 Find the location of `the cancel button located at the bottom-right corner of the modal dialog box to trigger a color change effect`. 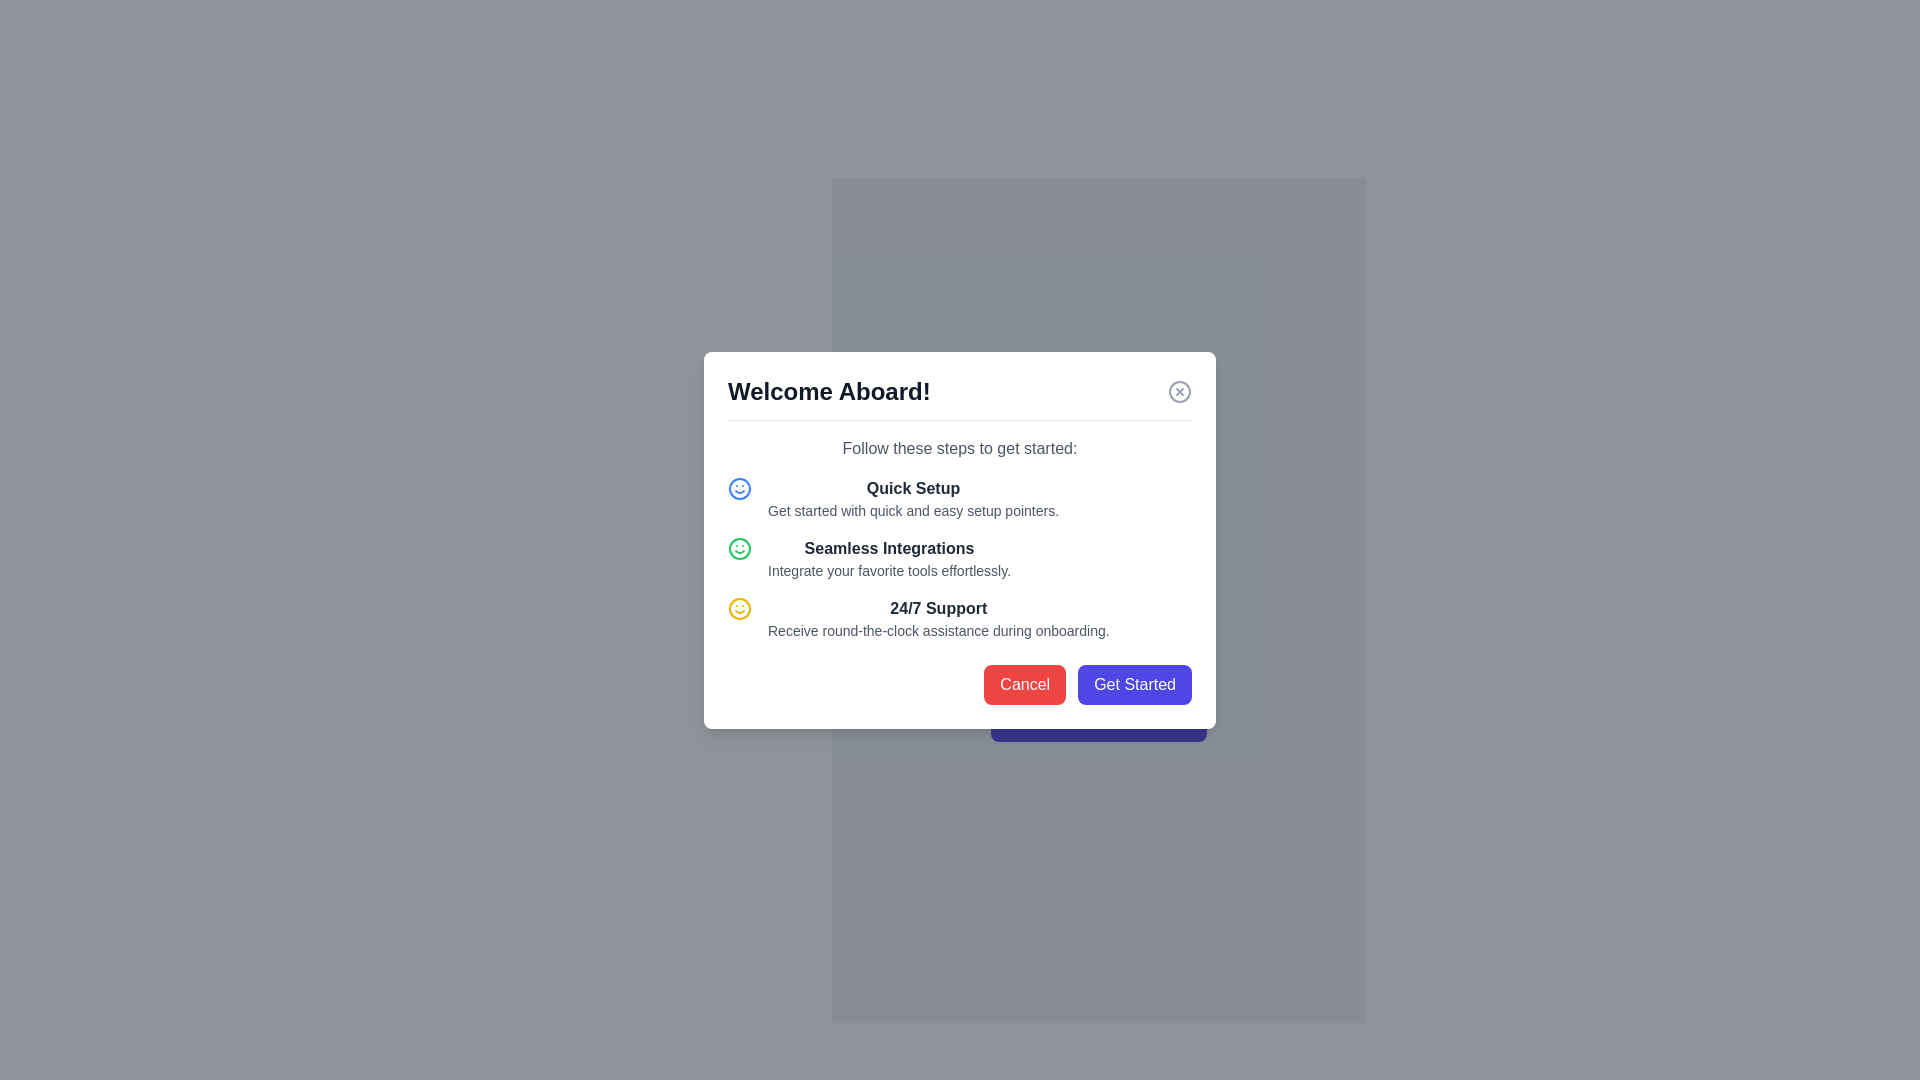

the cancel button located at the bottom-right corner of the modal dialog box to trigger a color change effect is located at coordinates (1025, 683).